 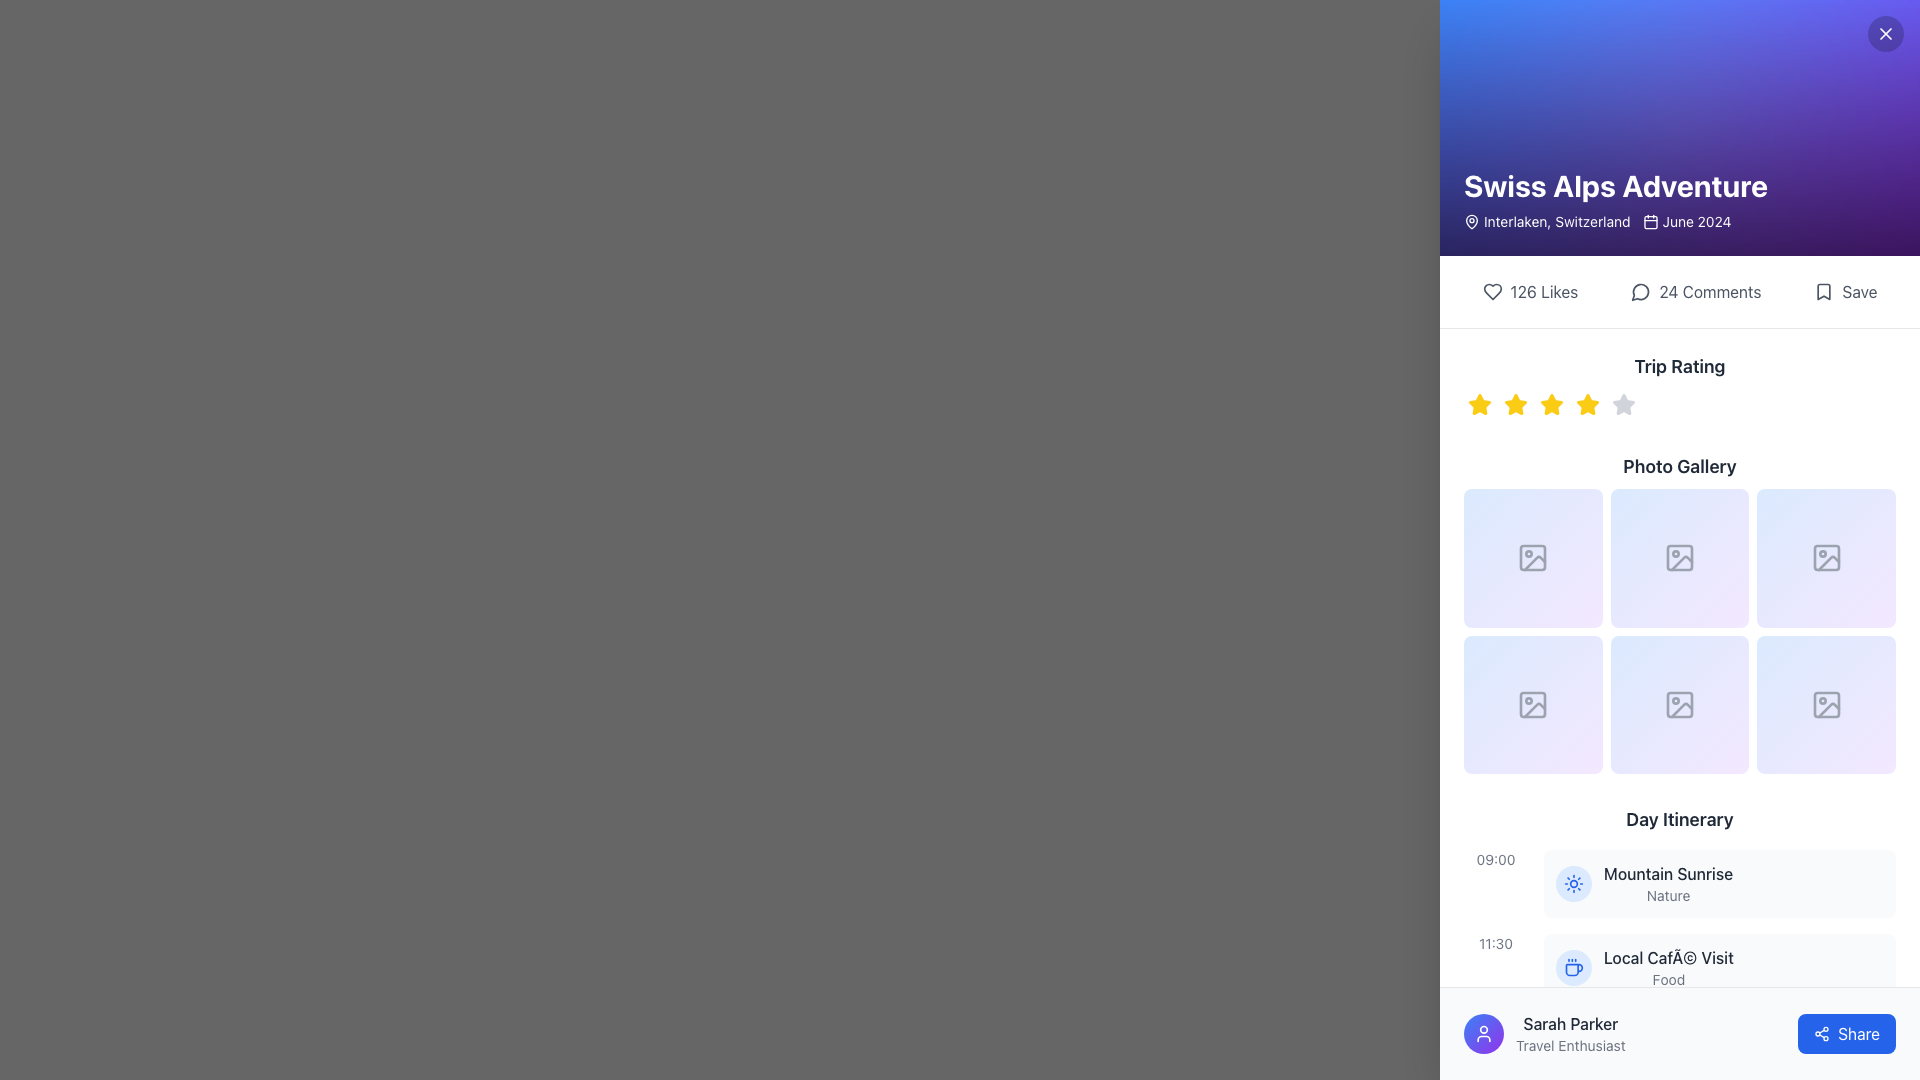 I want to click on the non-interactive informational panel displaying the 'Mountain Sunrise' activity in the Day Itinerary section, located under the time slot '09:00', so click(x=1718, y=882).